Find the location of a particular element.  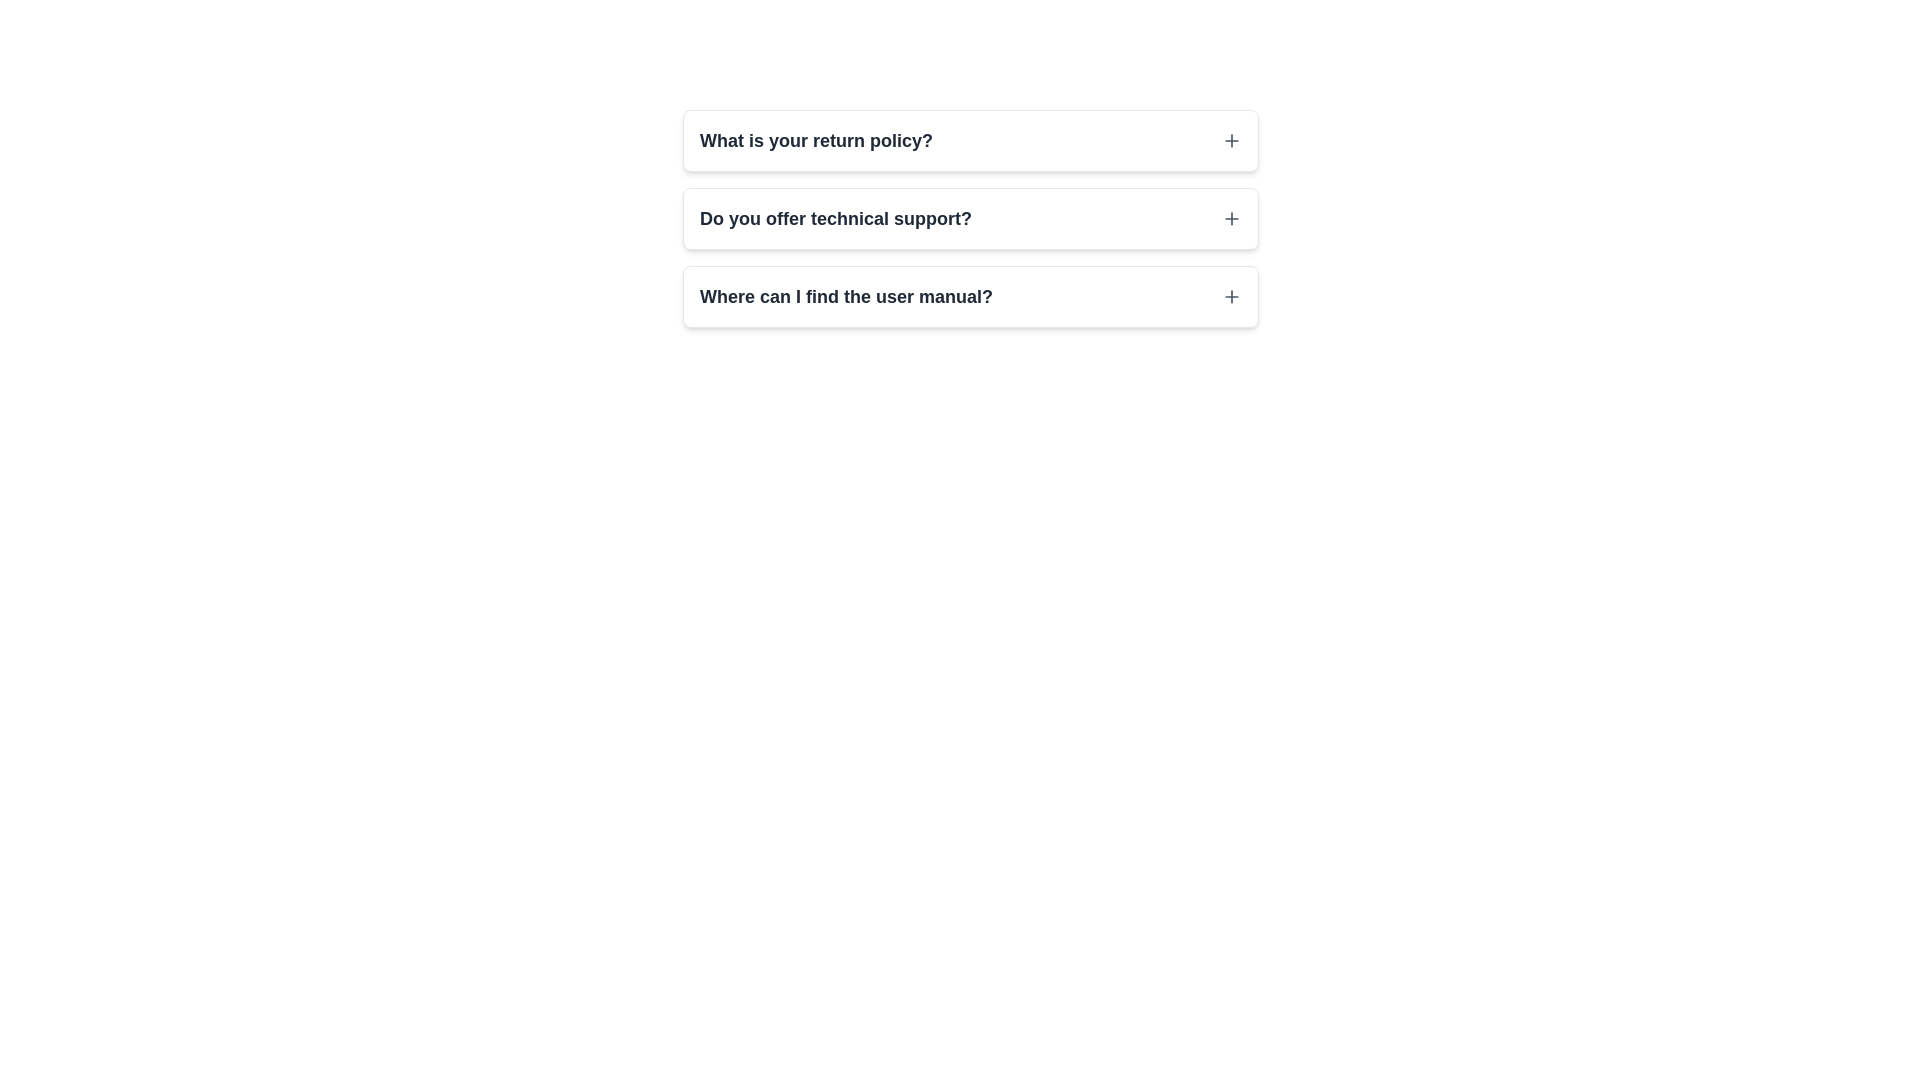

the third icon button on the right side of the list item labeled 'Where can I find the user manual?' is located at coordinates (1231, 297).